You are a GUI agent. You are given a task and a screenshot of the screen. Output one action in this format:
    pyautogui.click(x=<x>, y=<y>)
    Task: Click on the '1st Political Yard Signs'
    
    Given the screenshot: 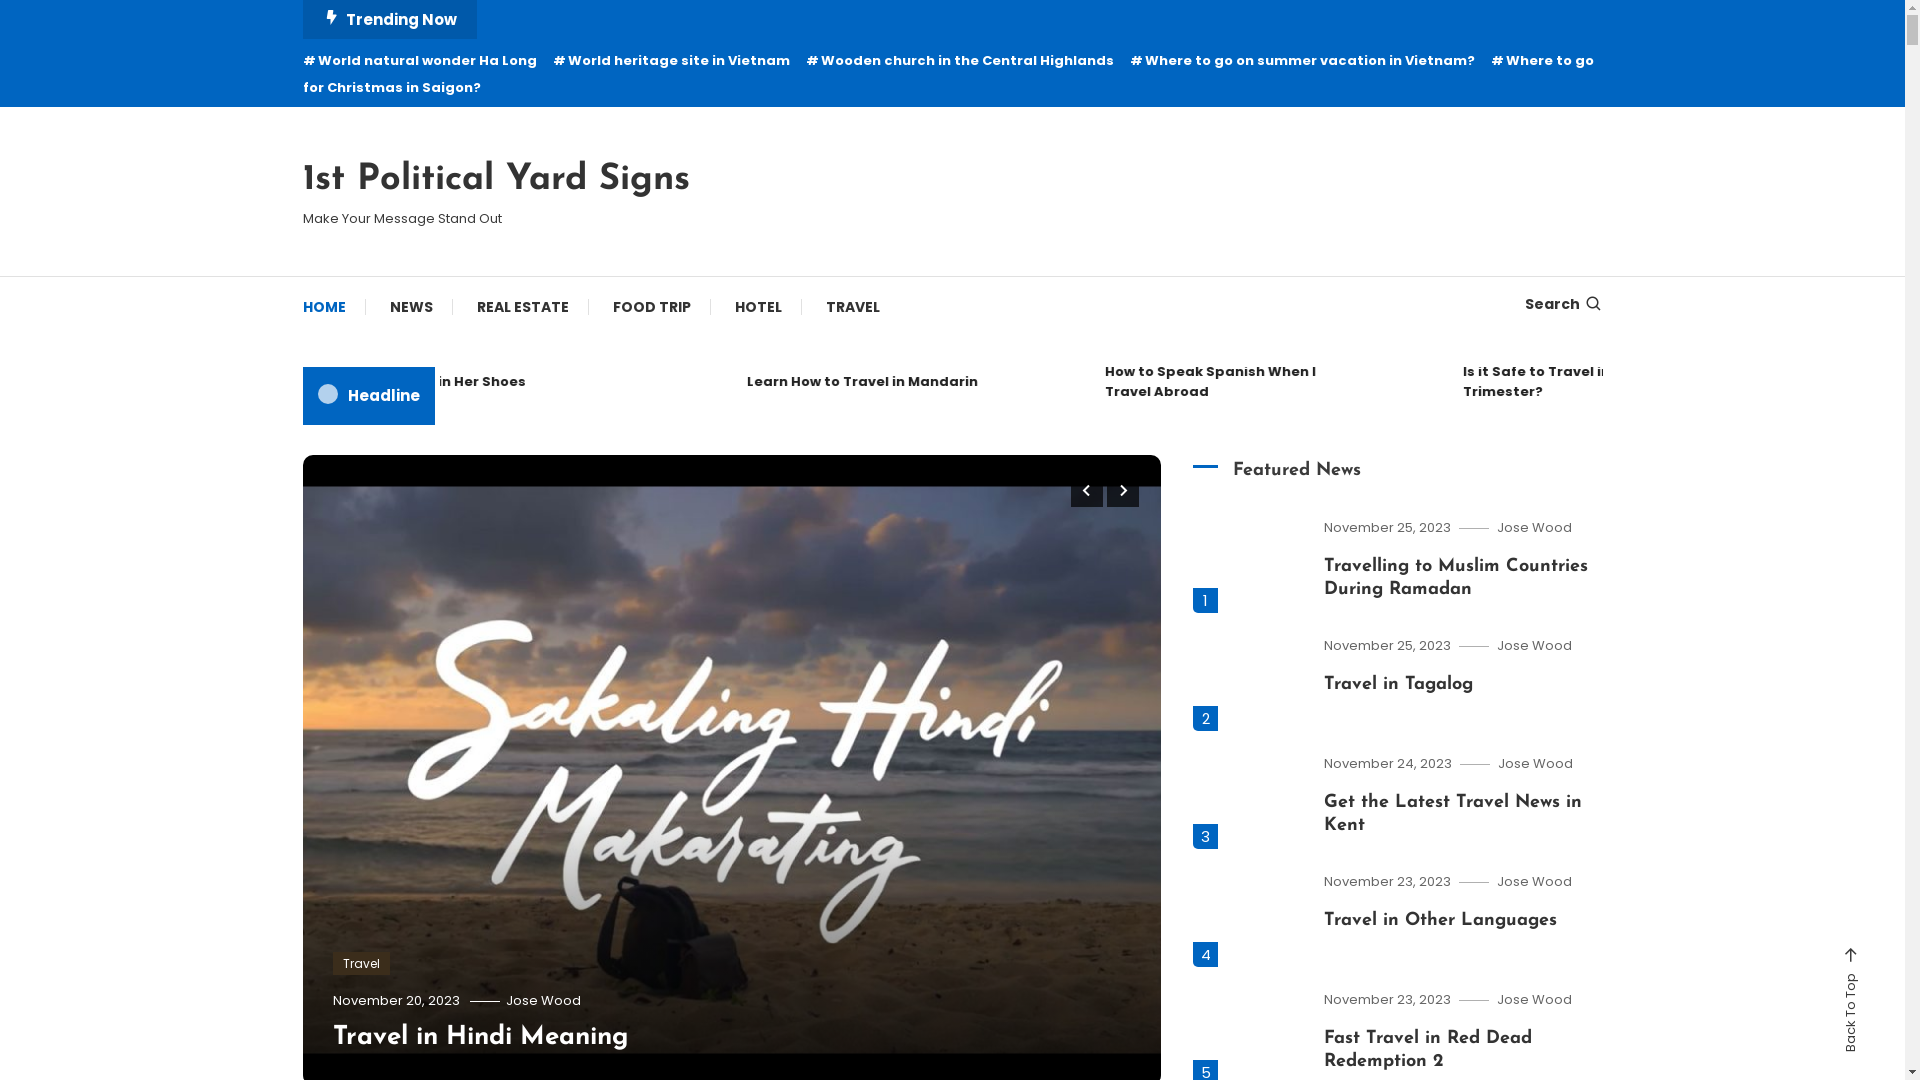 What is the action you would take?
    pyautogui.click(x=495, y=180)
    